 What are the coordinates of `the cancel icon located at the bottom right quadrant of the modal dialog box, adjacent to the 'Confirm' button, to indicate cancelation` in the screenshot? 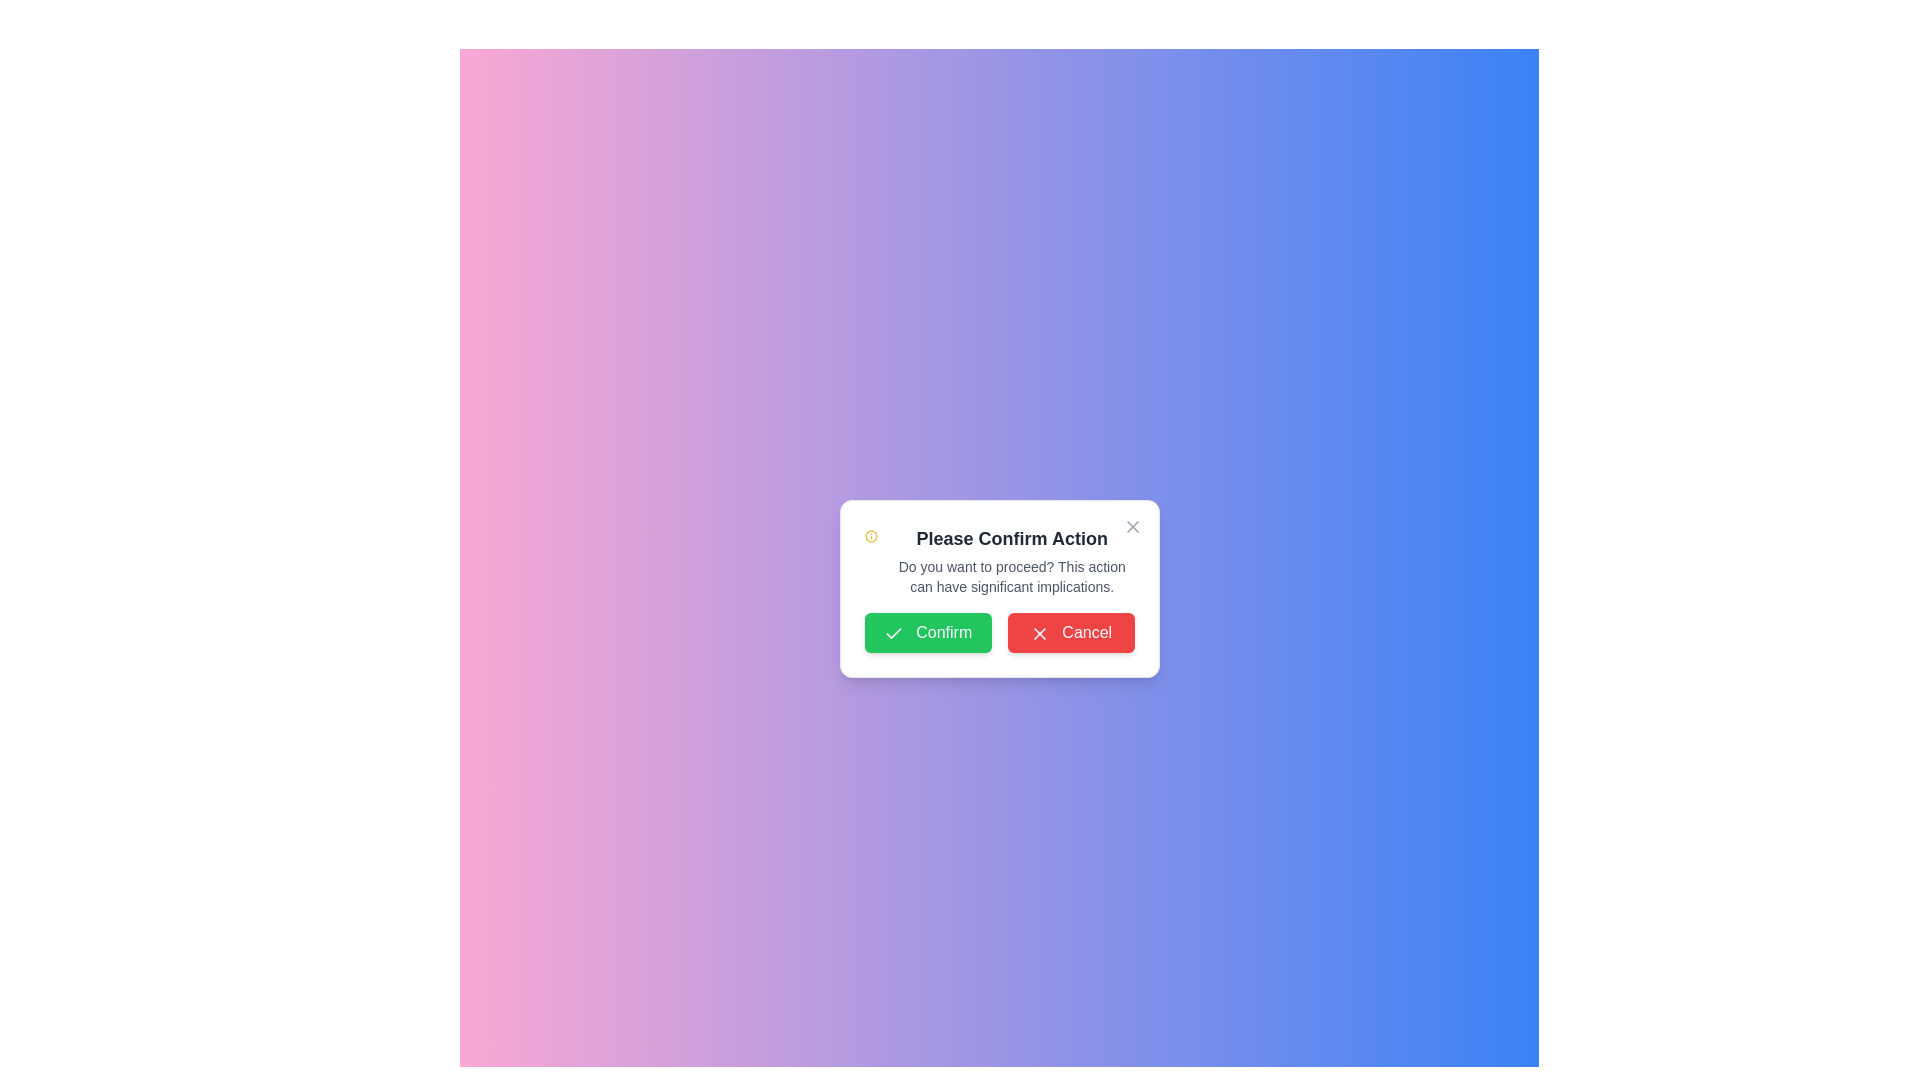 It's located at (1039, 633).